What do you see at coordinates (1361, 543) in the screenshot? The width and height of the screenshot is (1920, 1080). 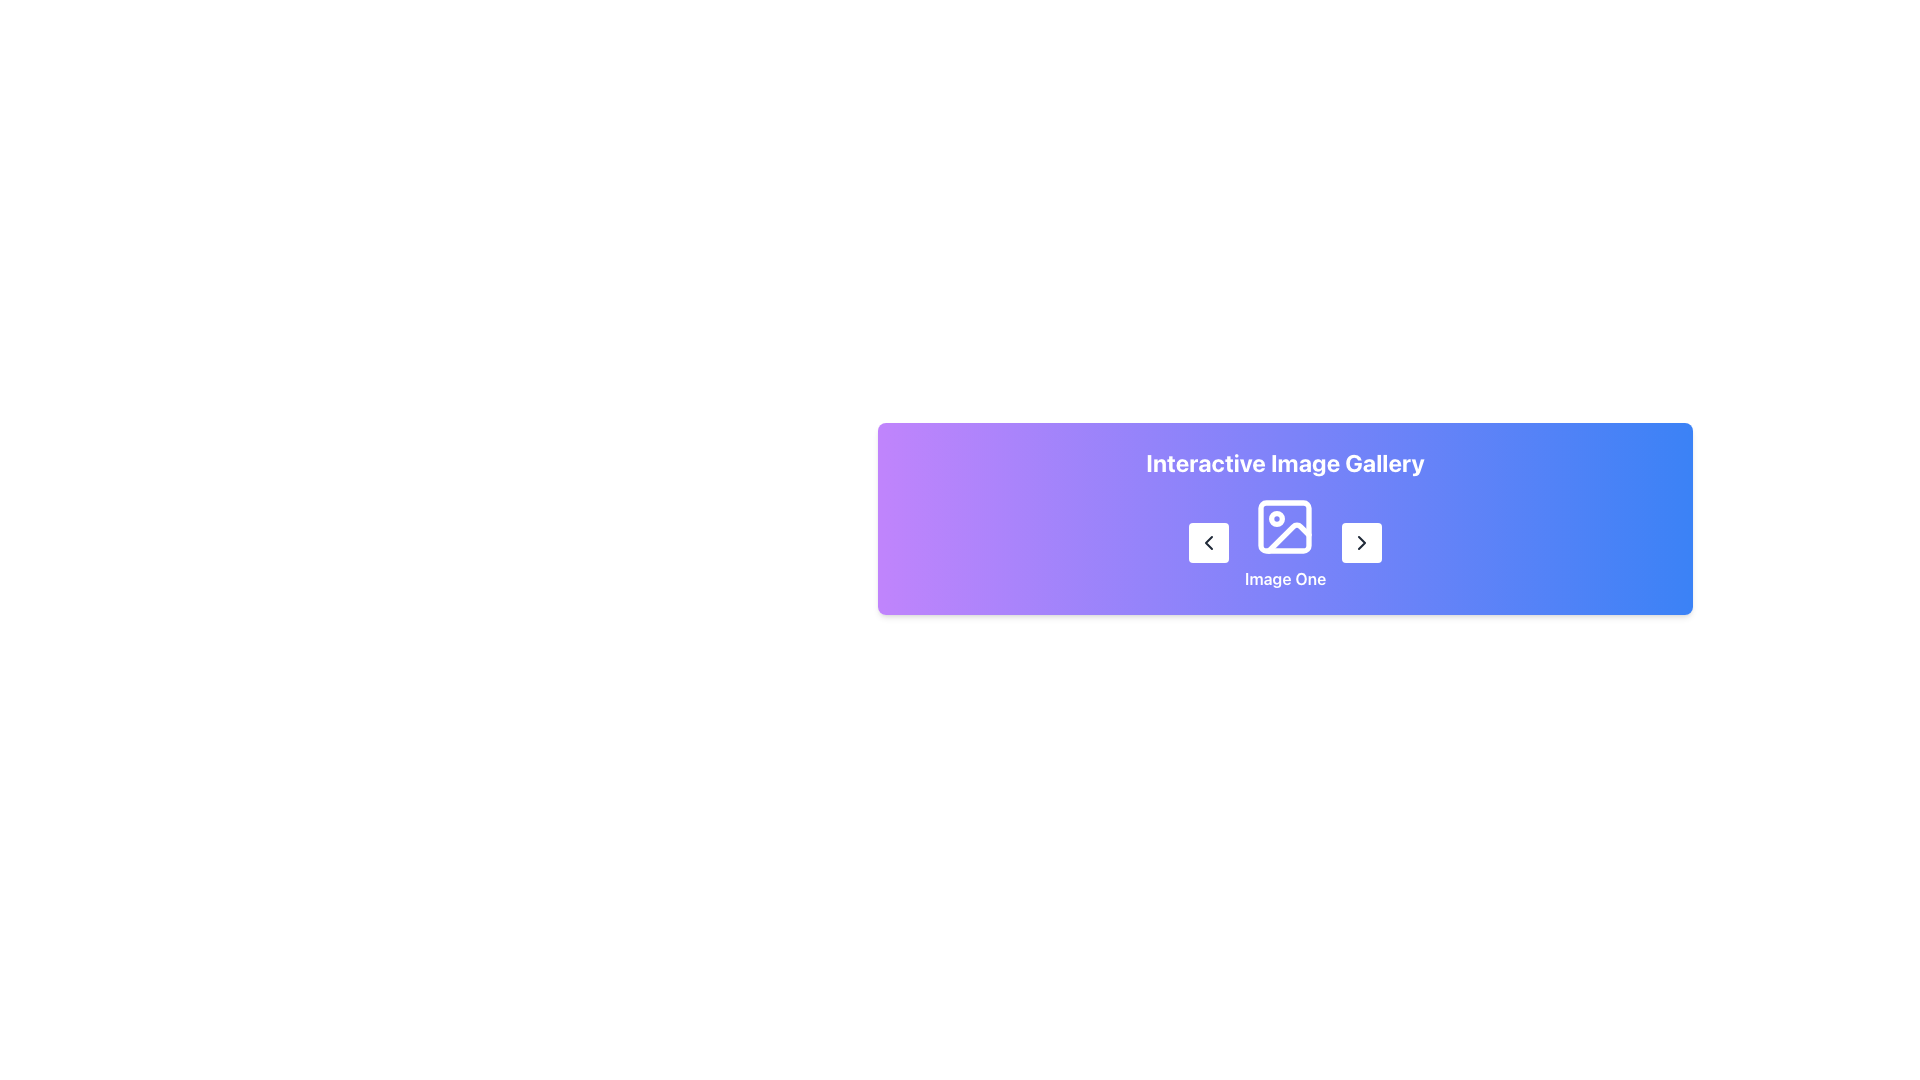 I see `the right navigation button, which is a rounded button with a white background and a right-pointing arrow icon, located to the right of the 'Image One' text and icon` at bounding box center [1361, 543].